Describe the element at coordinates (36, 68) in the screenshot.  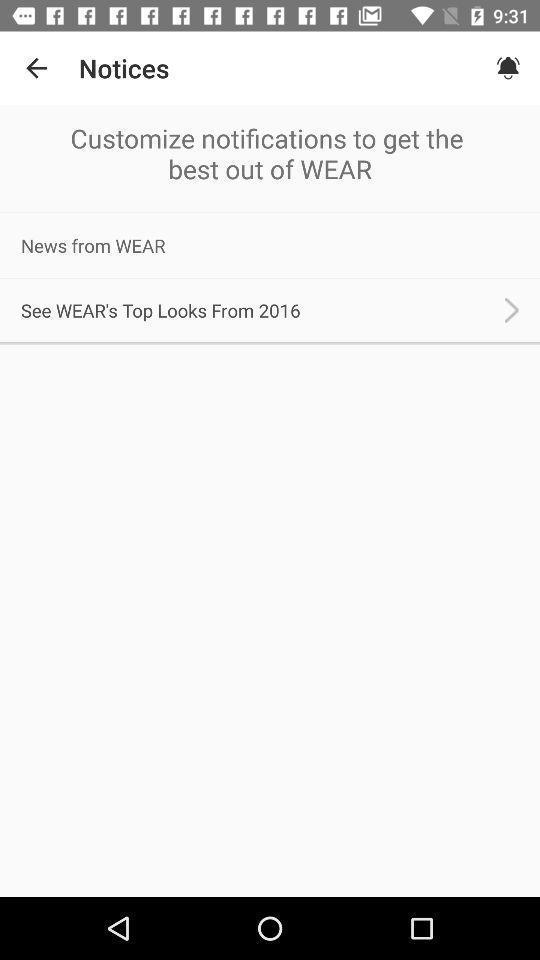
I see `icon above customize notifications to icon` at that location.